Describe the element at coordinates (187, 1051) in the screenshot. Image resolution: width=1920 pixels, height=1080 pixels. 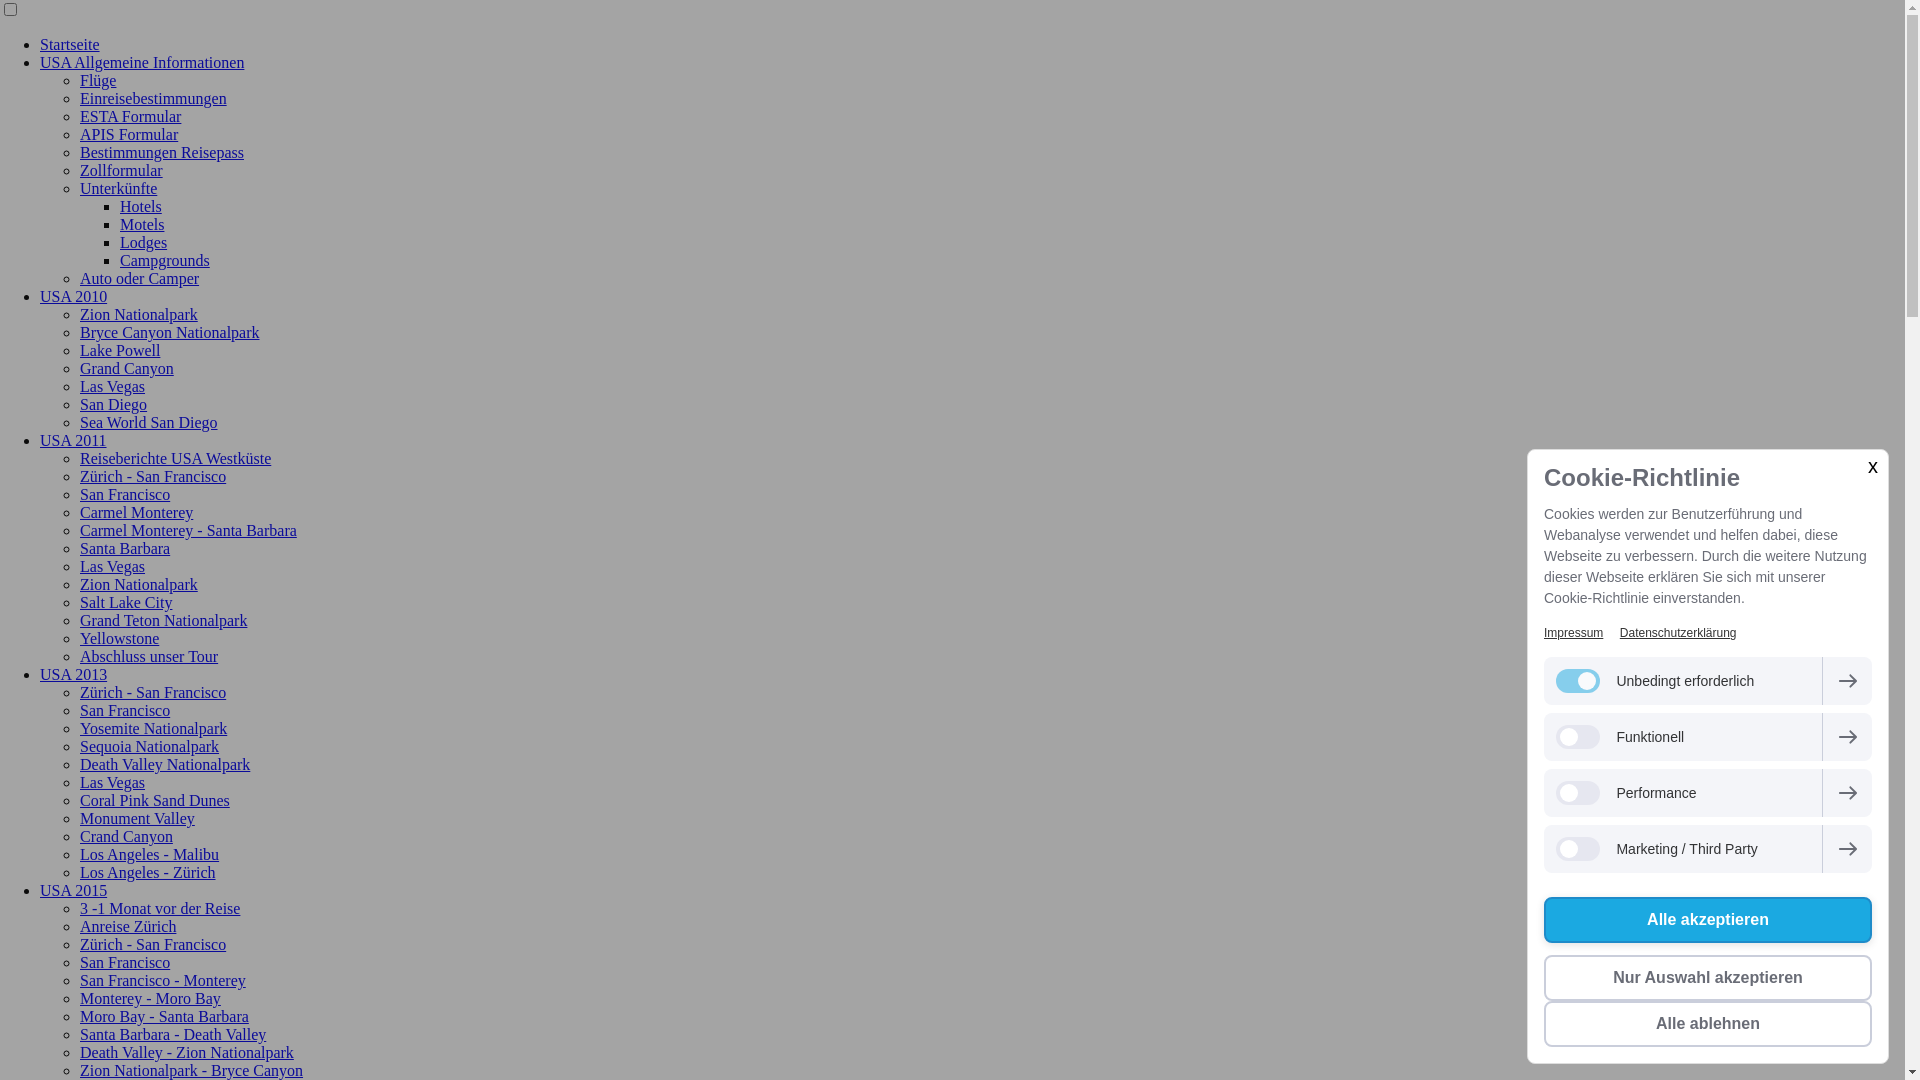
I see `'Death Valley - Zion Nationalpark'` at that location.